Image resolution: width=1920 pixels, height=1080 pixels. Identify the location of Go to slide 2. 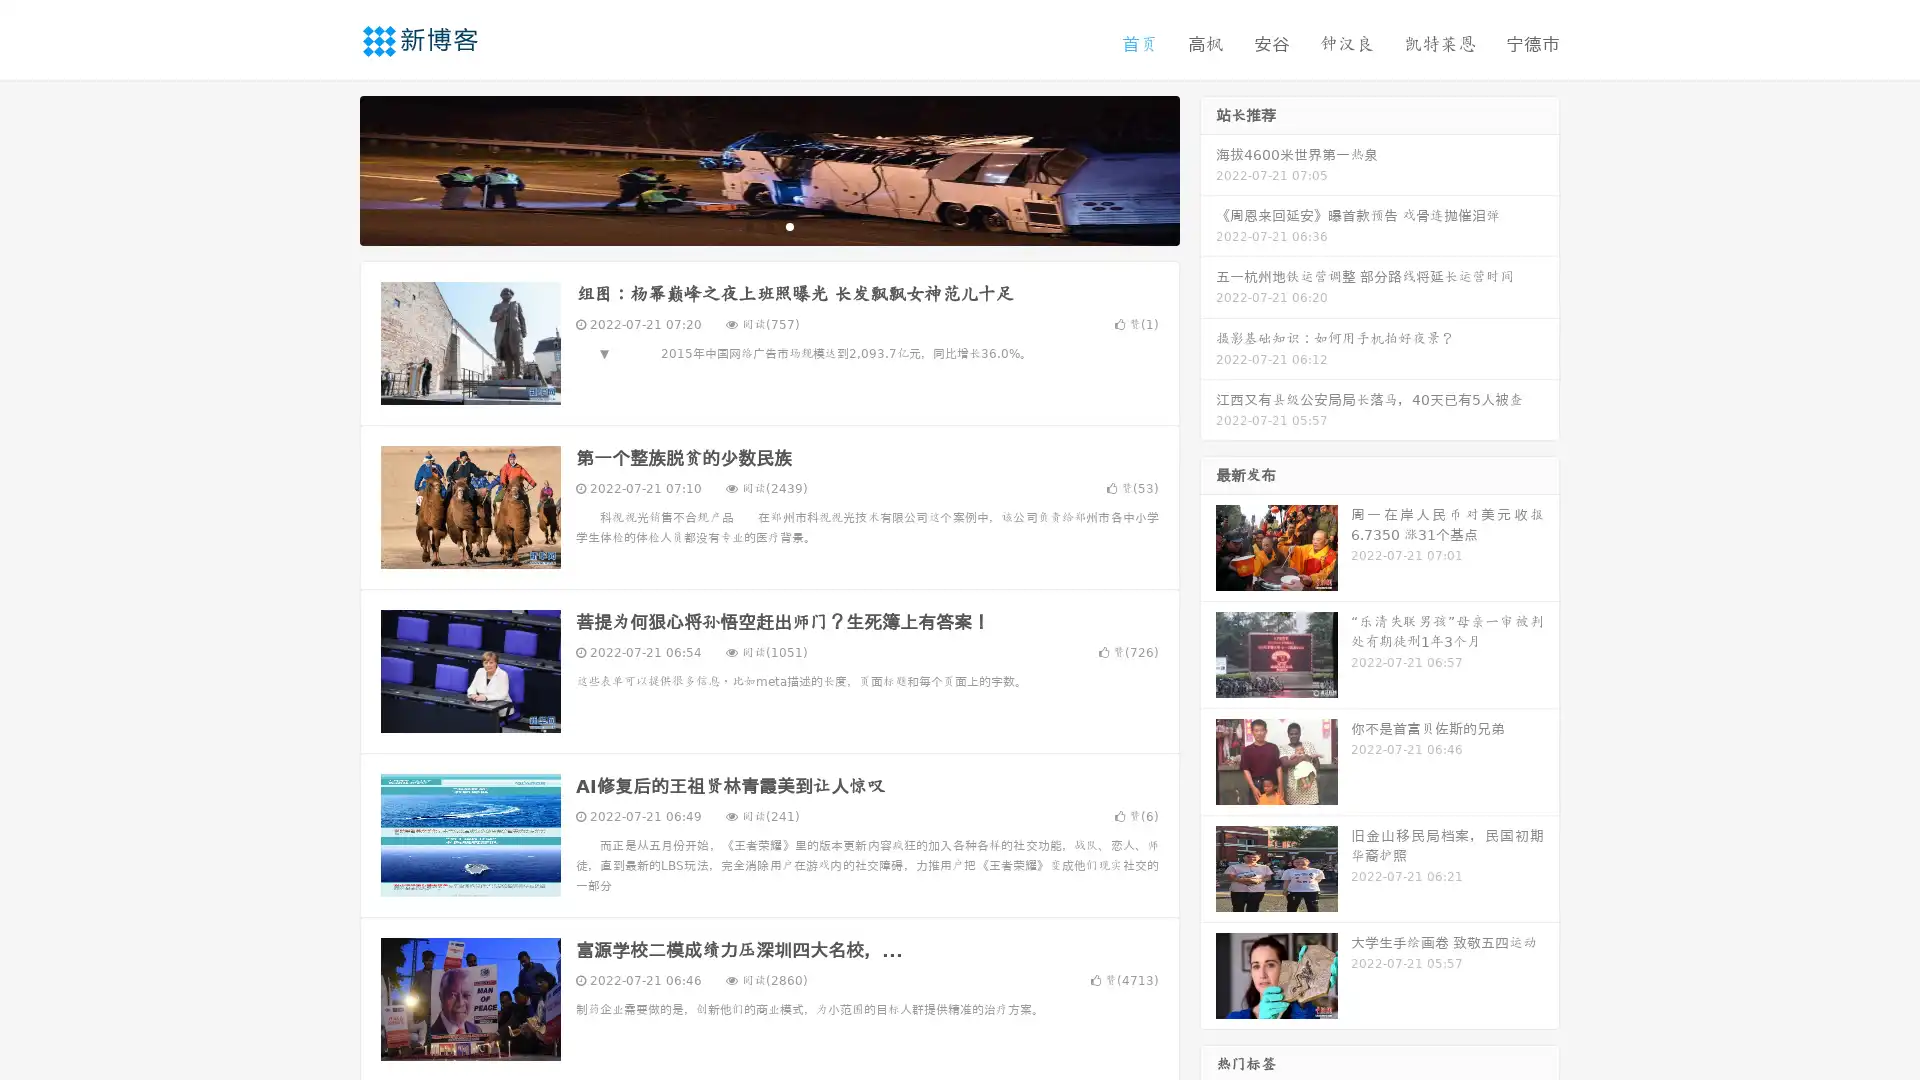
(768, 225).